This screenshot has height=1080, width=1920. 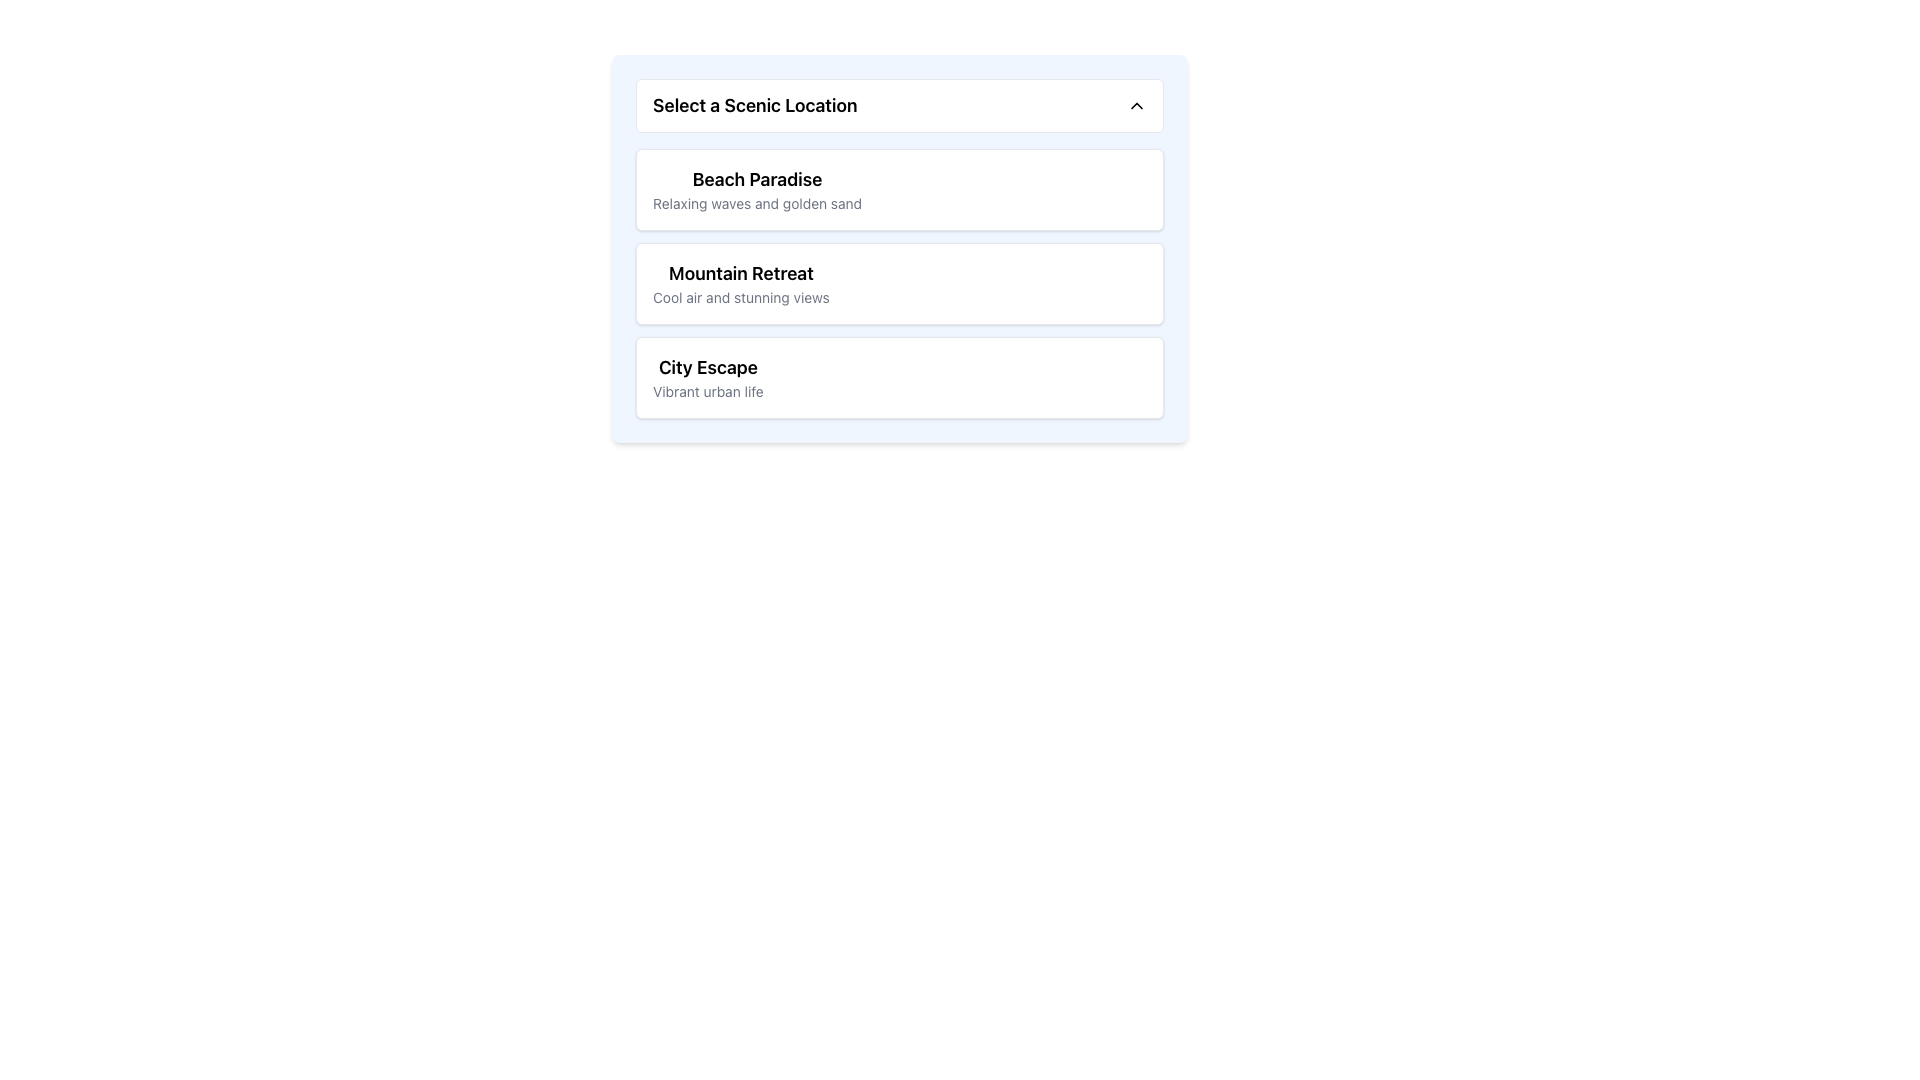 I want to click on on the selectable item labeled 'City Escape' which is the third entry in the vertical list of options, so click(x=899, y=378).